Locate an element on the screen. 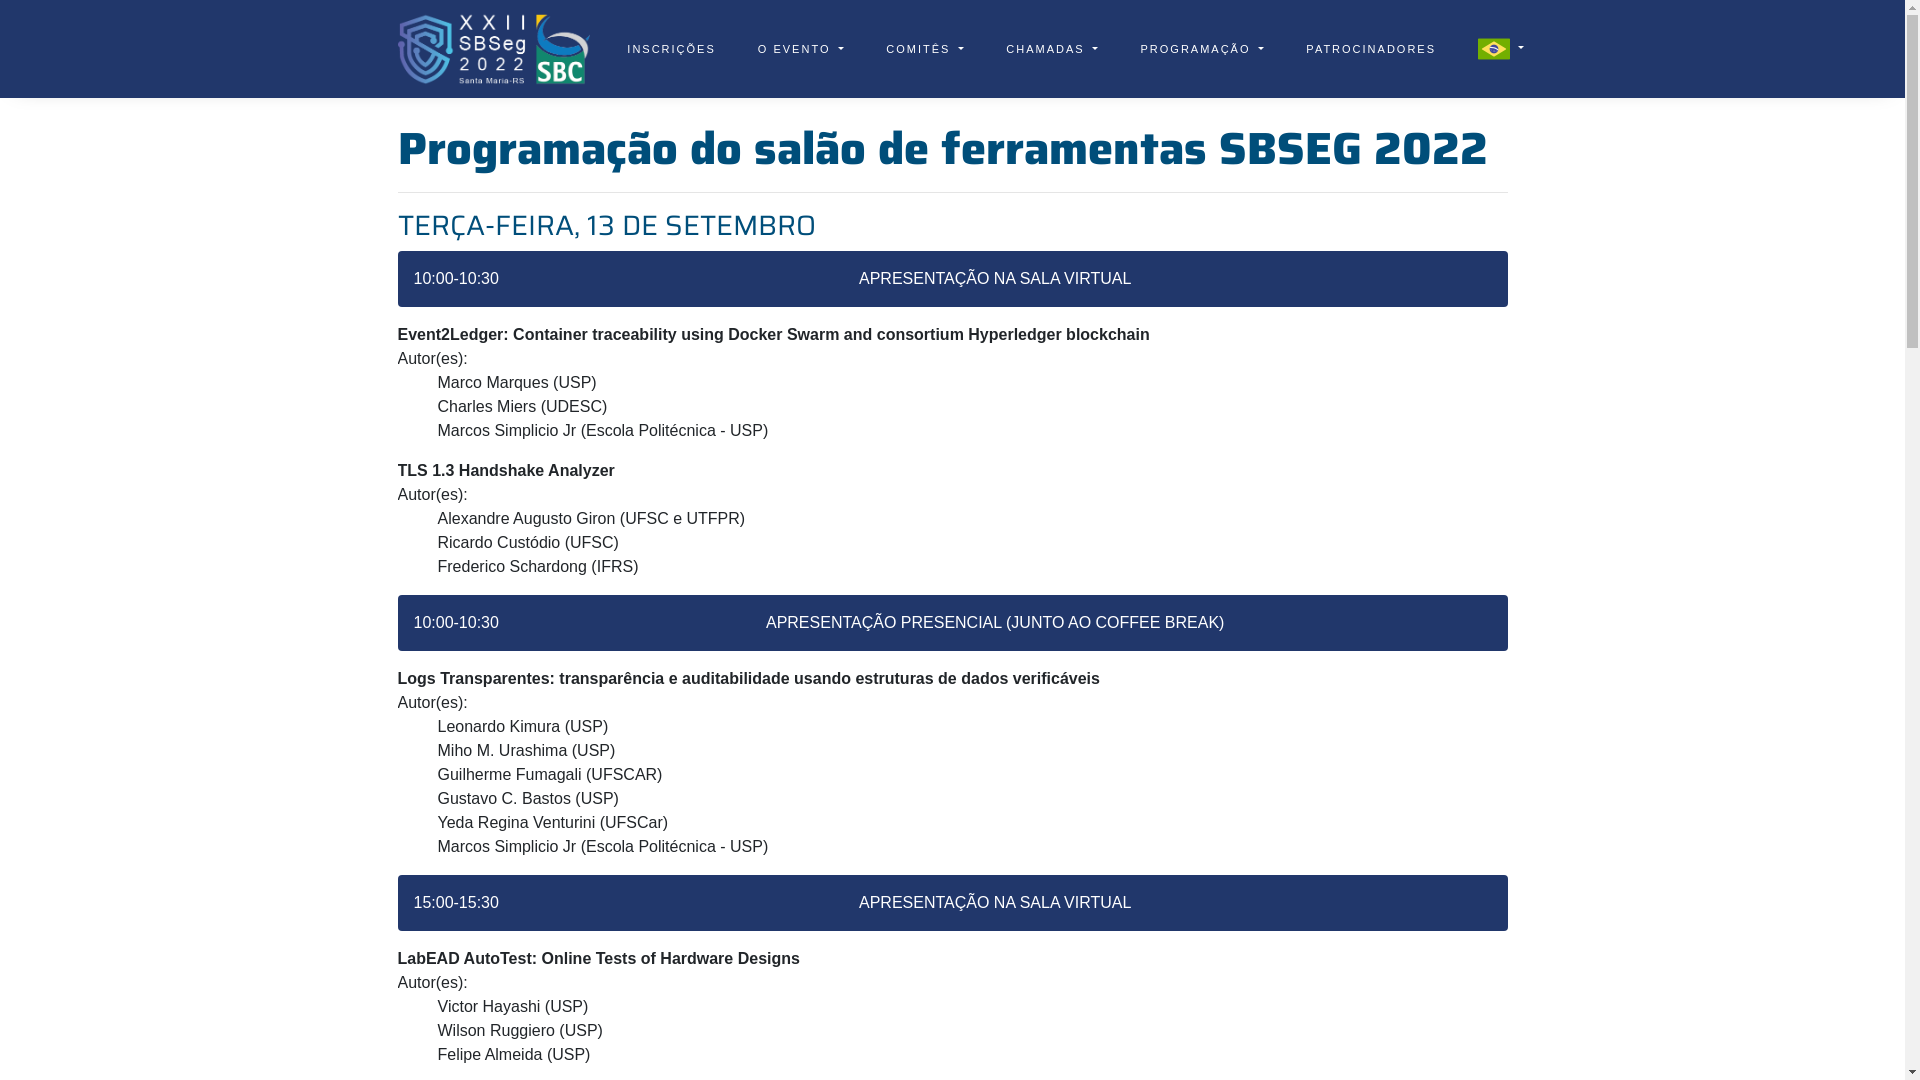 The image size is (1920, 1080). 'CHAMADAS' is located at coordinates (1050, 48).